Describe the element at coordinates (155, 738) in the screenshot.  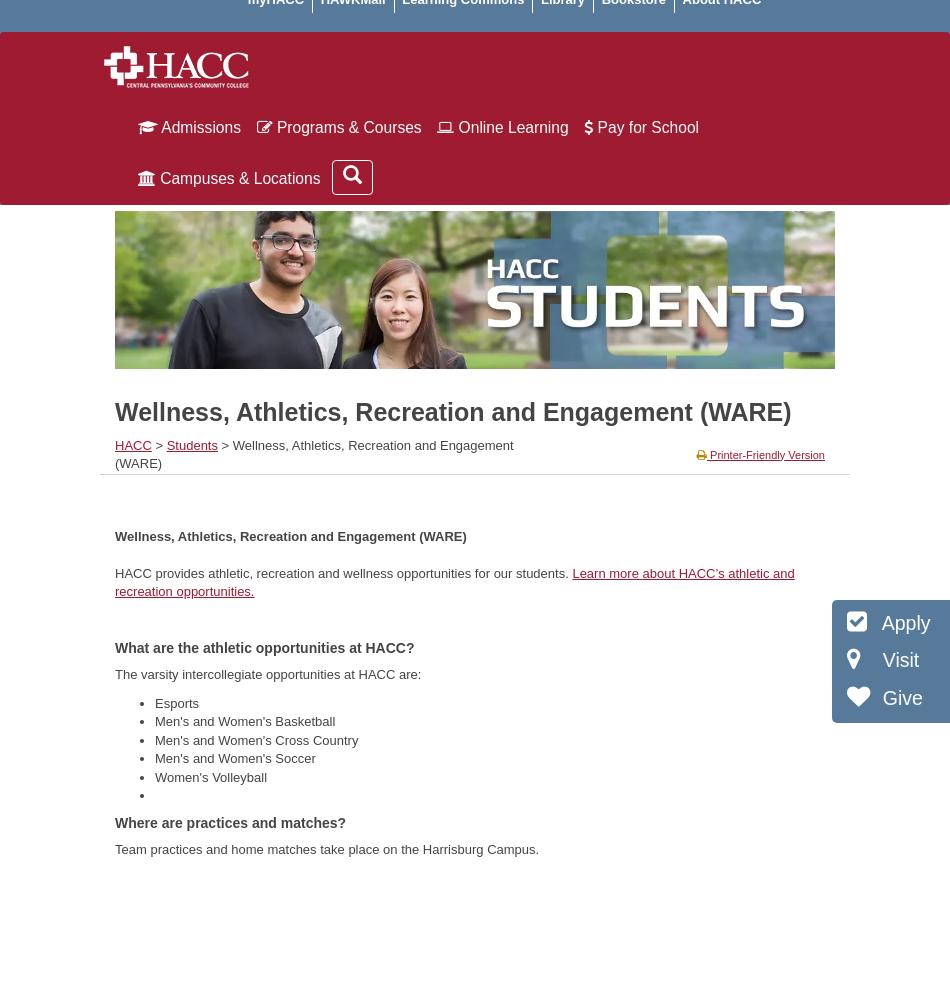
I see `'Men's and Women's Cross Country'` at that location.